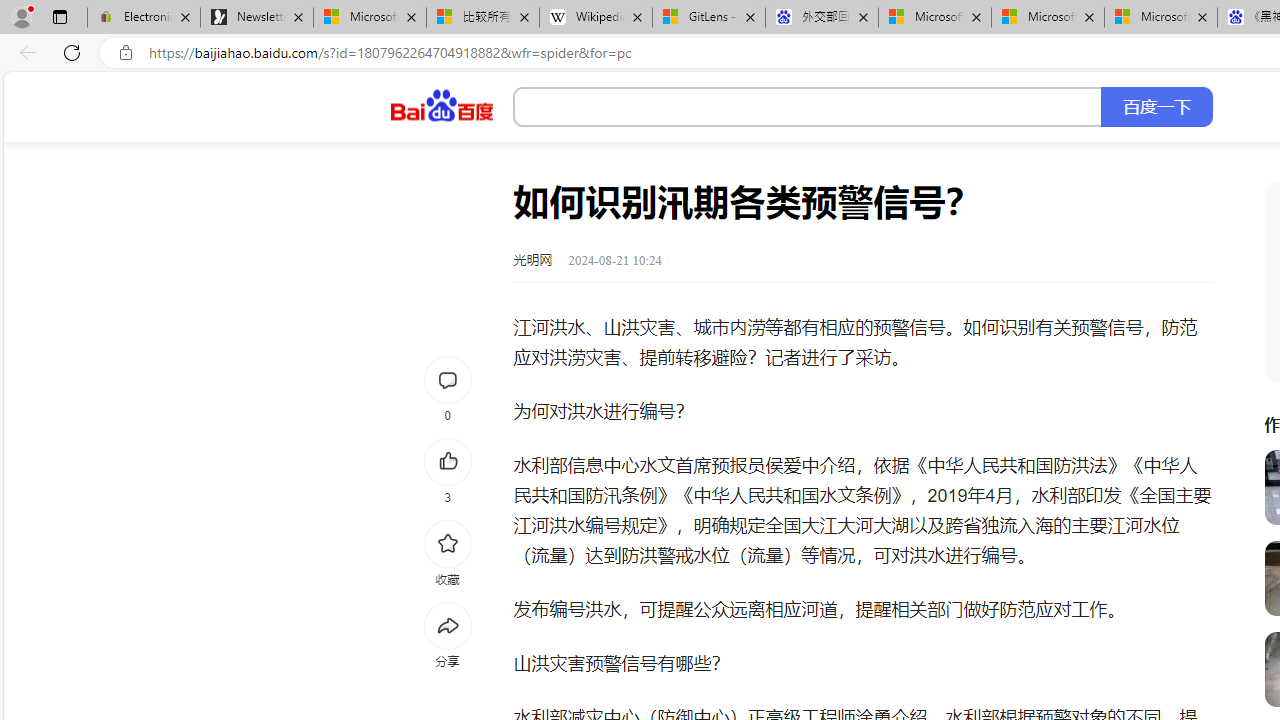  Describe the element at coordinates (808, 107) in the screenshot. I see `'Class: _2C4fV'` at that location.